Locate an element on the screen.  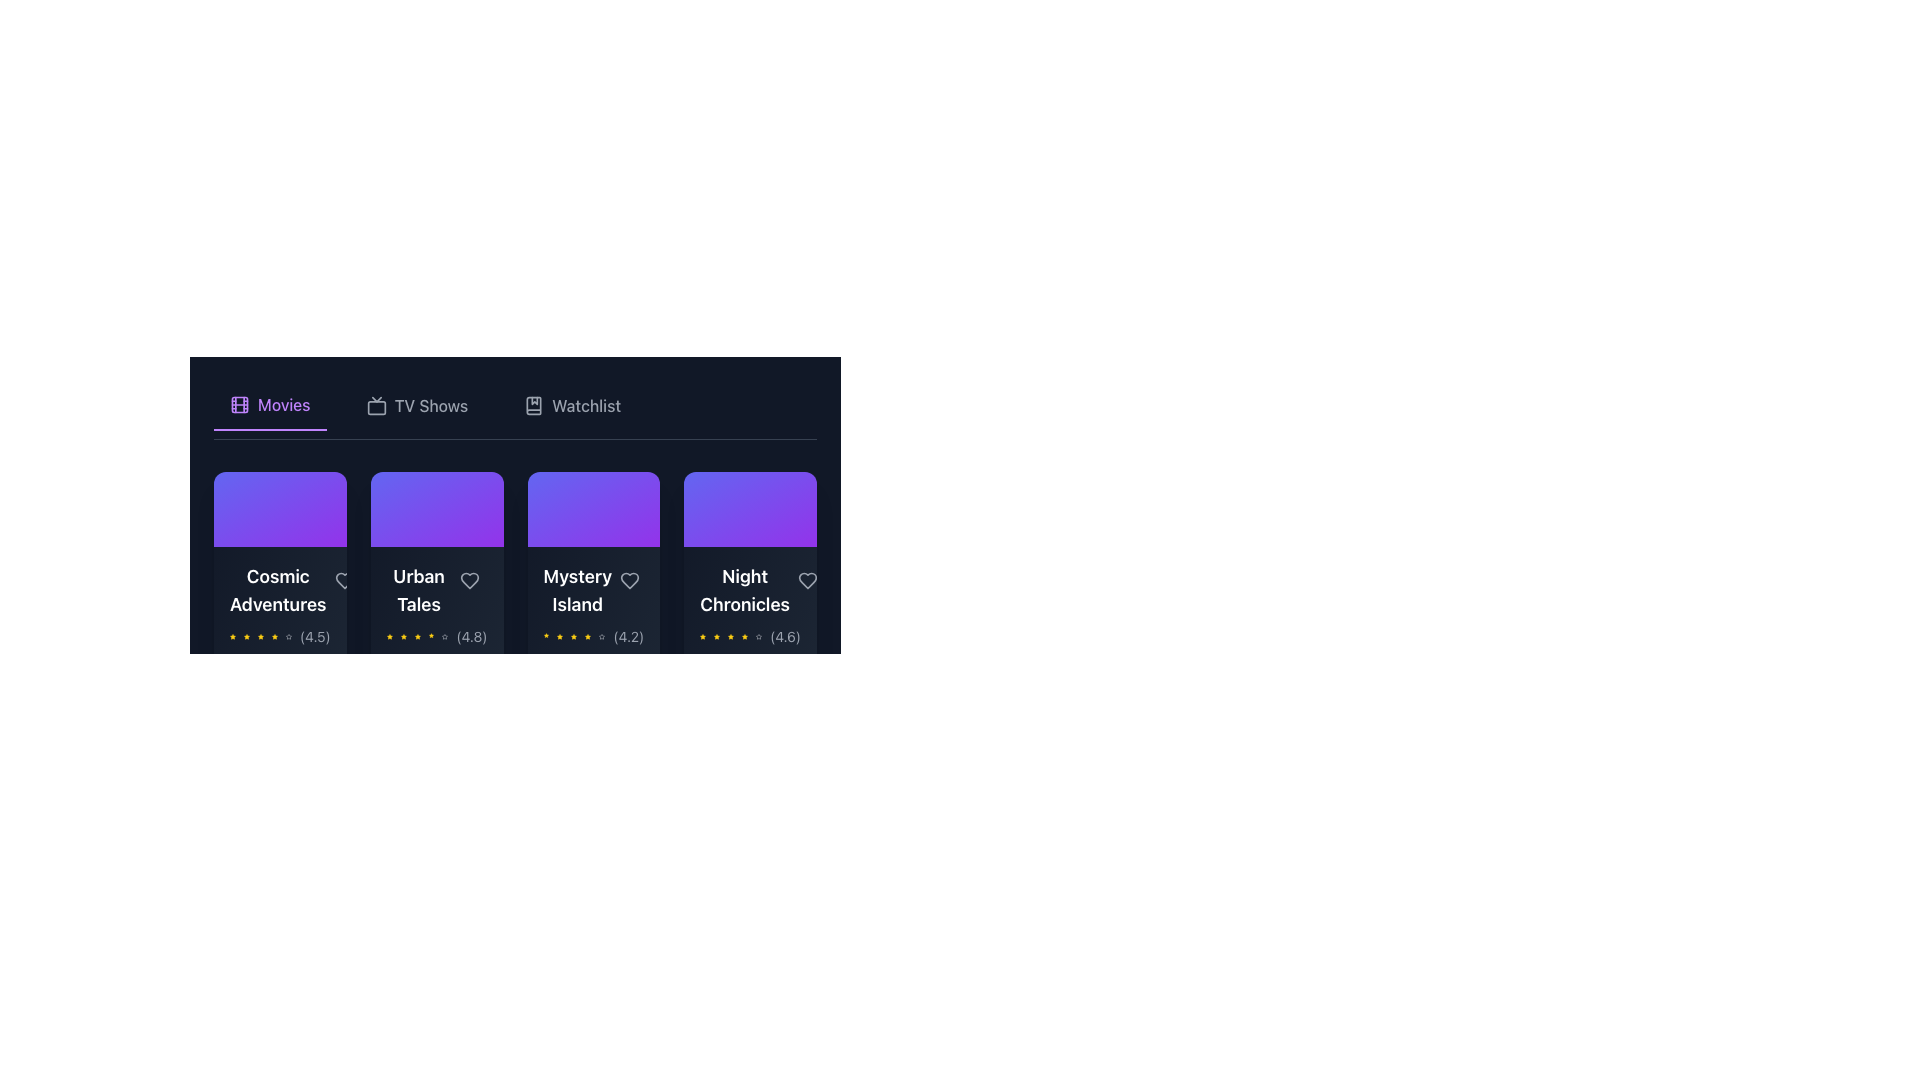
the rating represented by the fourth star-shaped icon in the rating display for 'Mystery Island' is located at coordinates (573, 636).